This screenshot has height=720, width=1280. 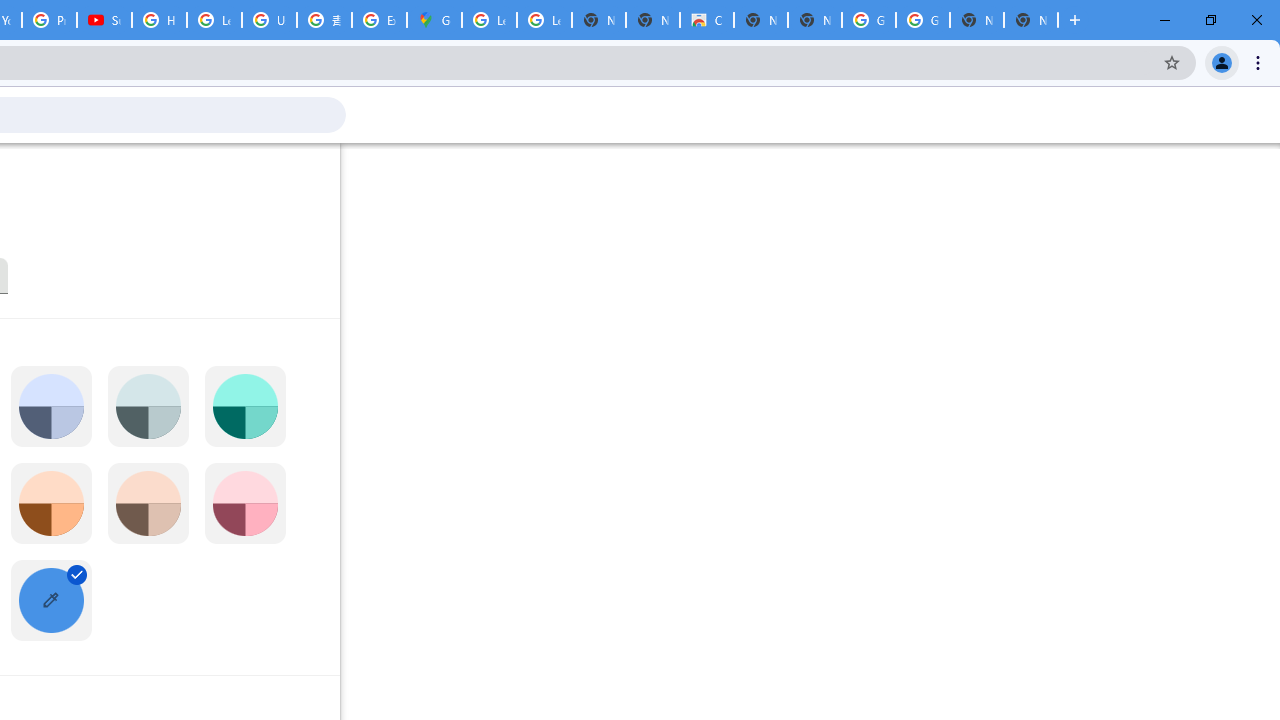 What do you see at coordinates (921, 20) in the screenshot?
I see `'Google Images'` at bounding box center [921, 20].